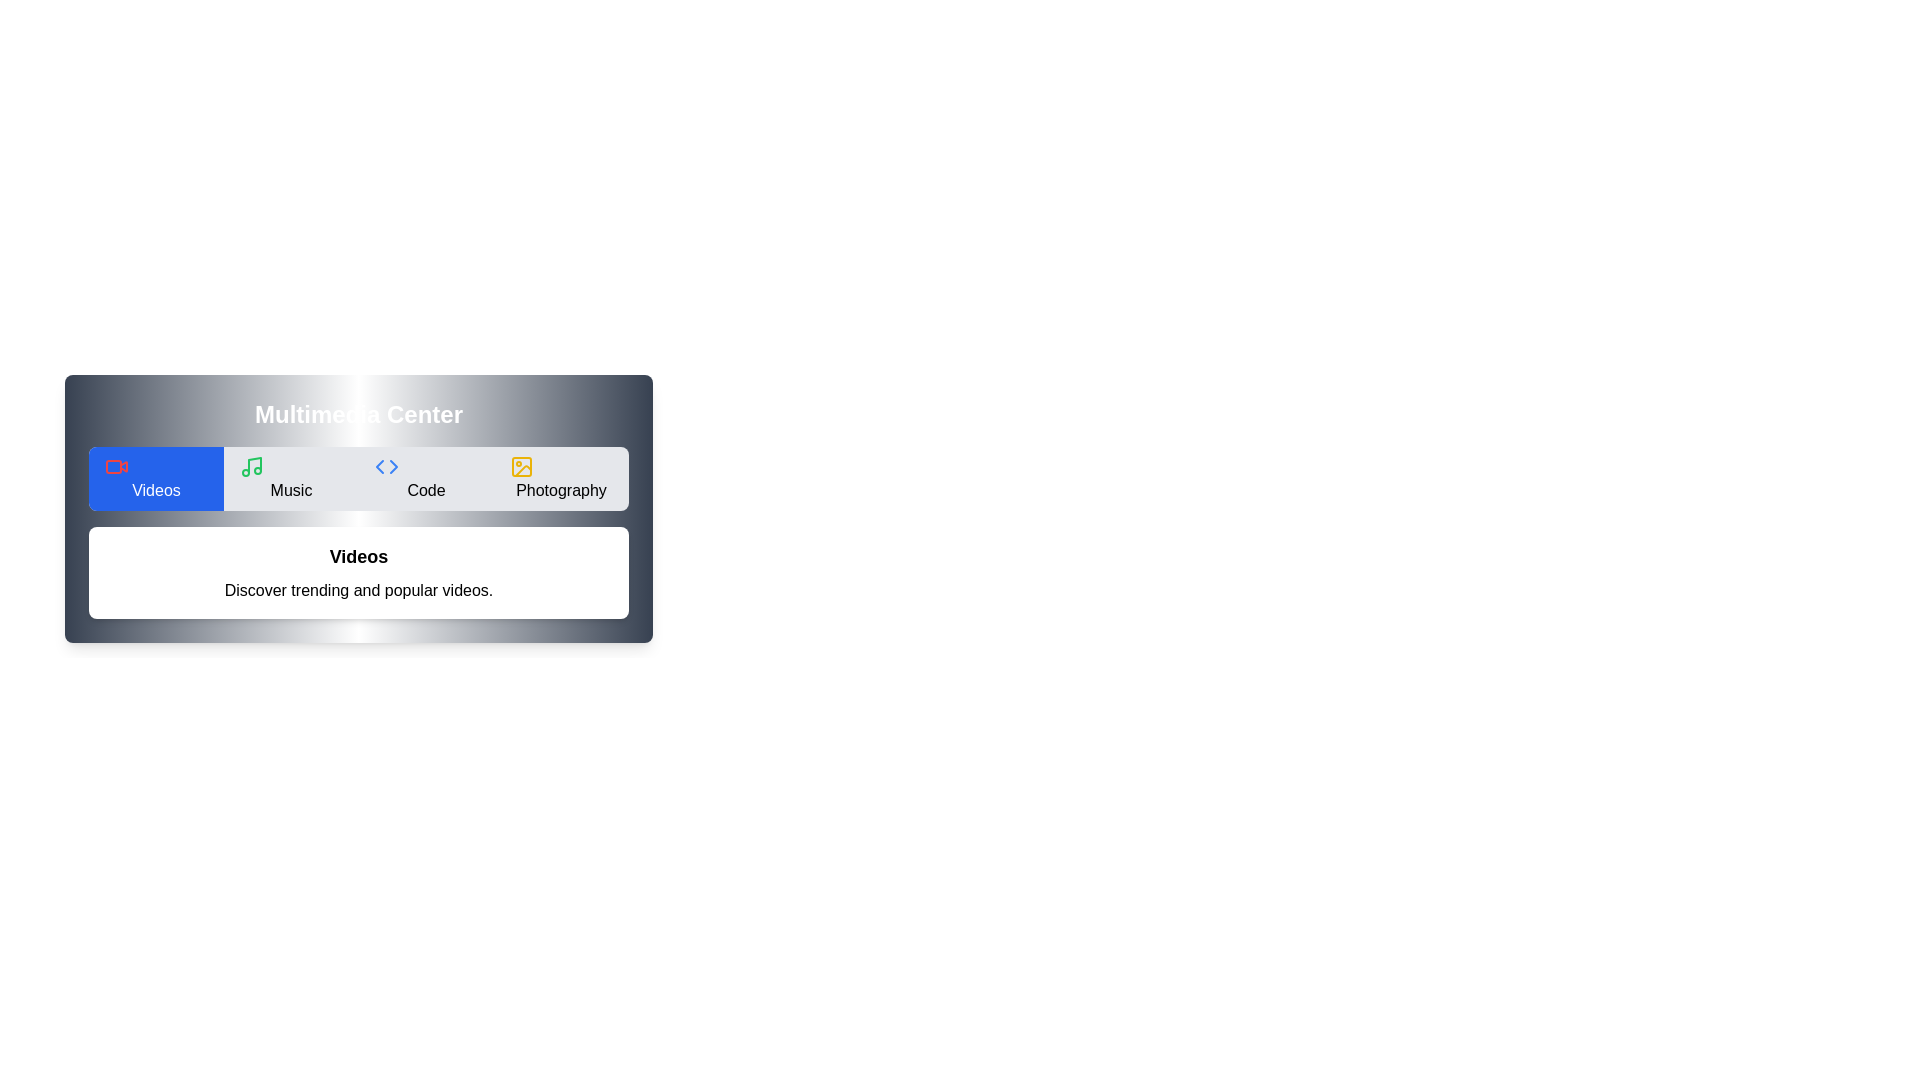  Describe the element at coordinates (155, 478) in the screenshot. I see `the Videos tab` at that location.